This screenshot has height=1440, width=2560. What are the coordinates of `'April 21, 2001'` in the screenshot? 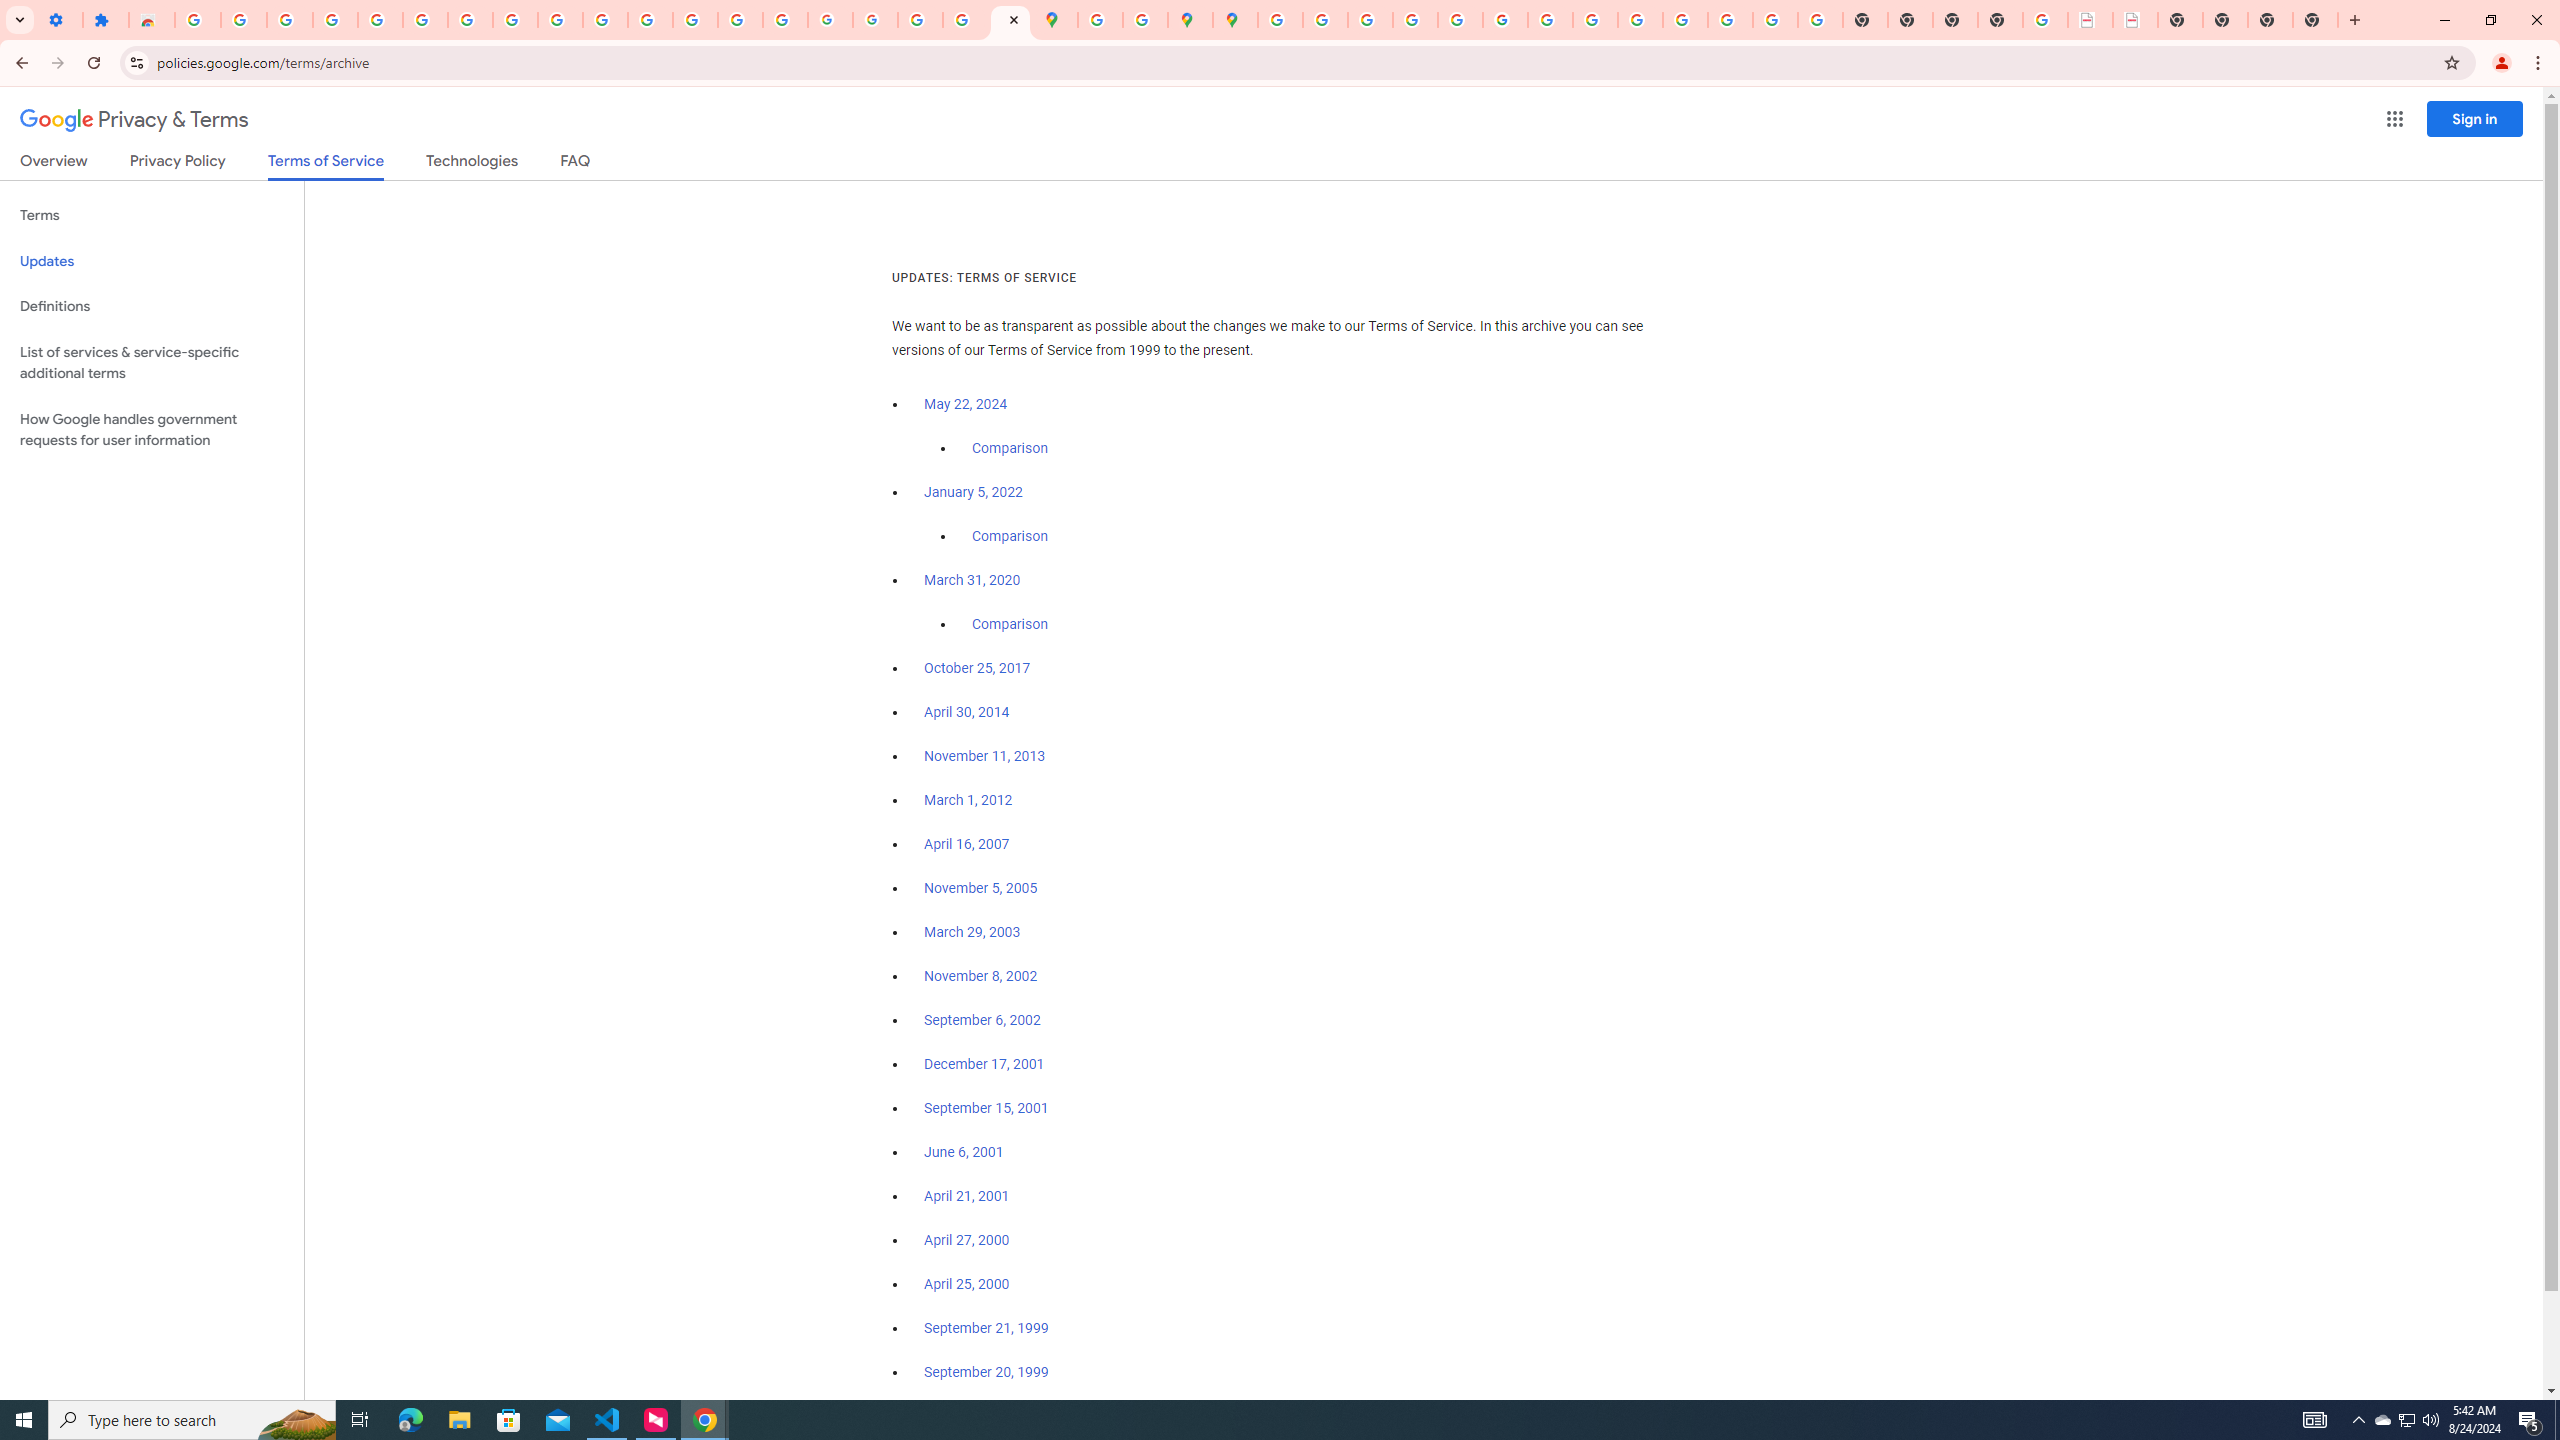 It's located at (966, 1194).